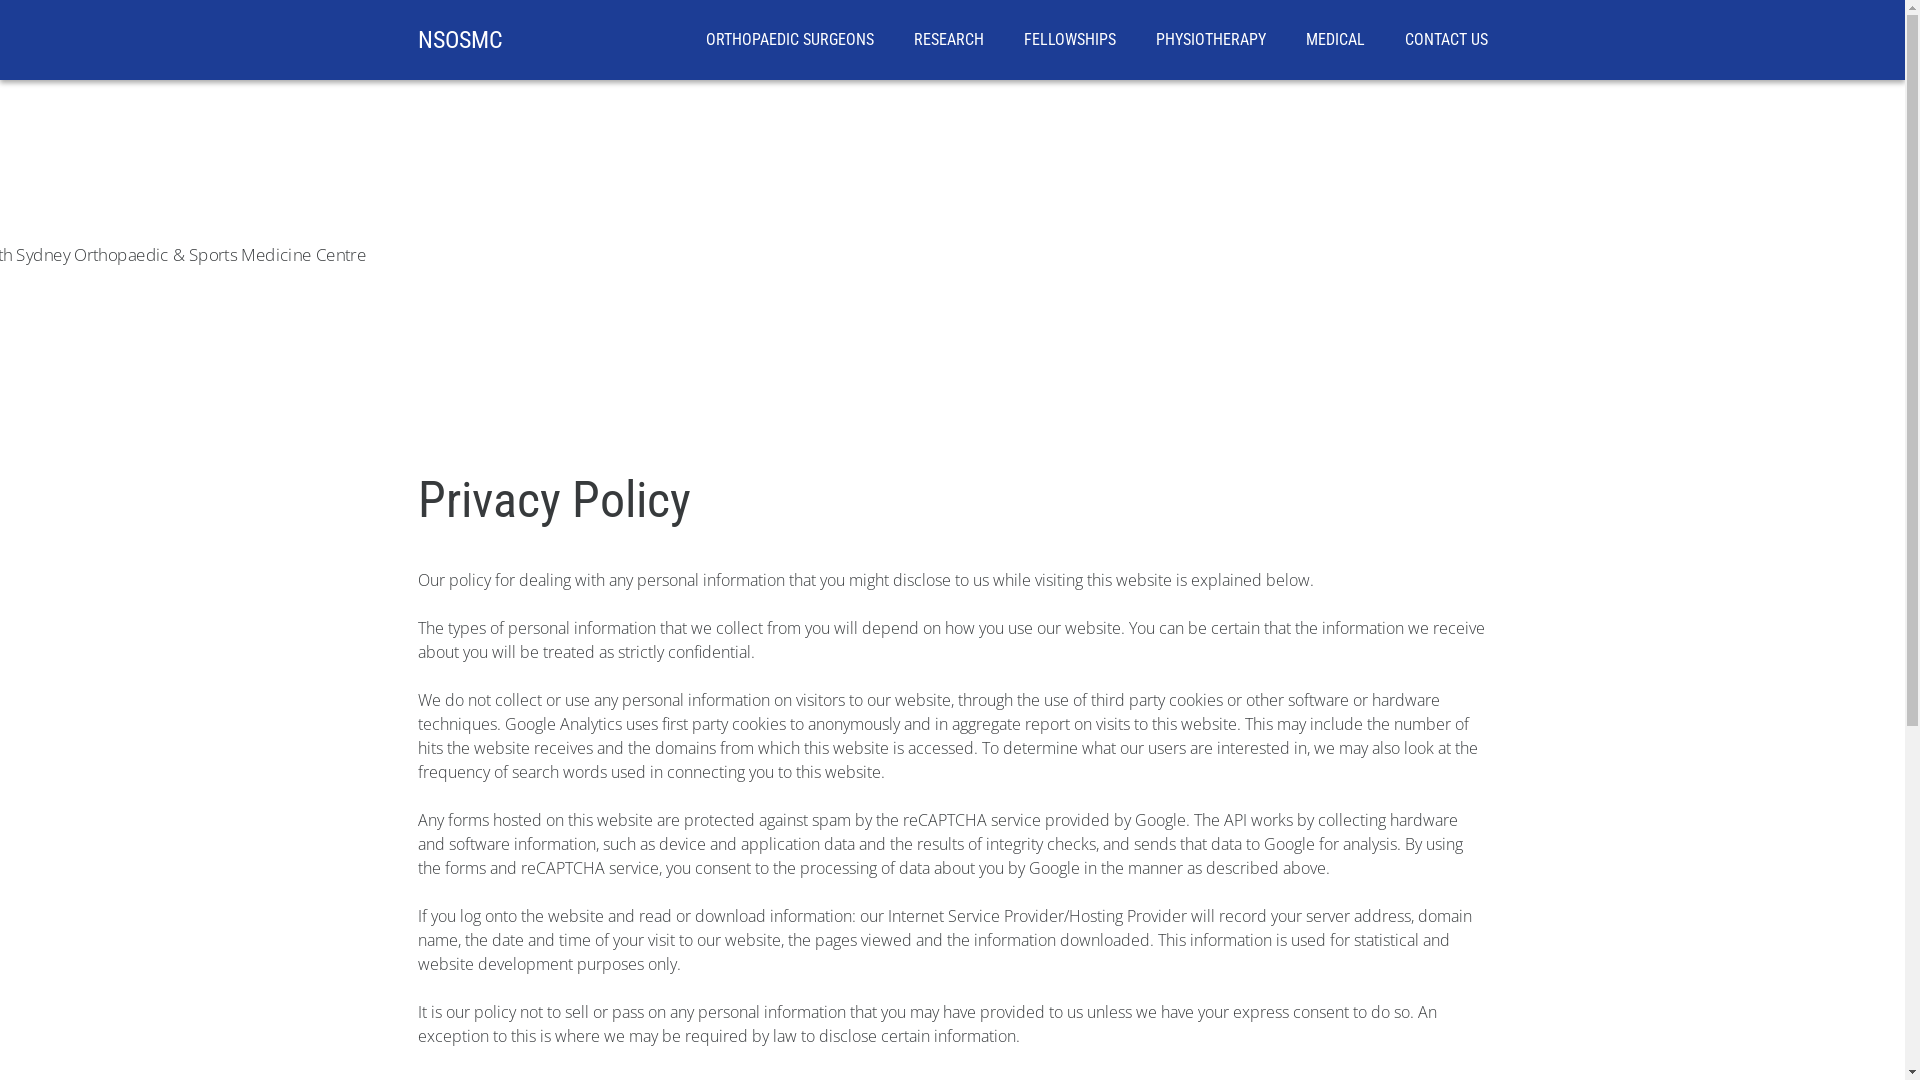 The width and height of the screenshot is (1920, 1080). I want to click on 'FELLOWSHIPS', so click(1069, 39).